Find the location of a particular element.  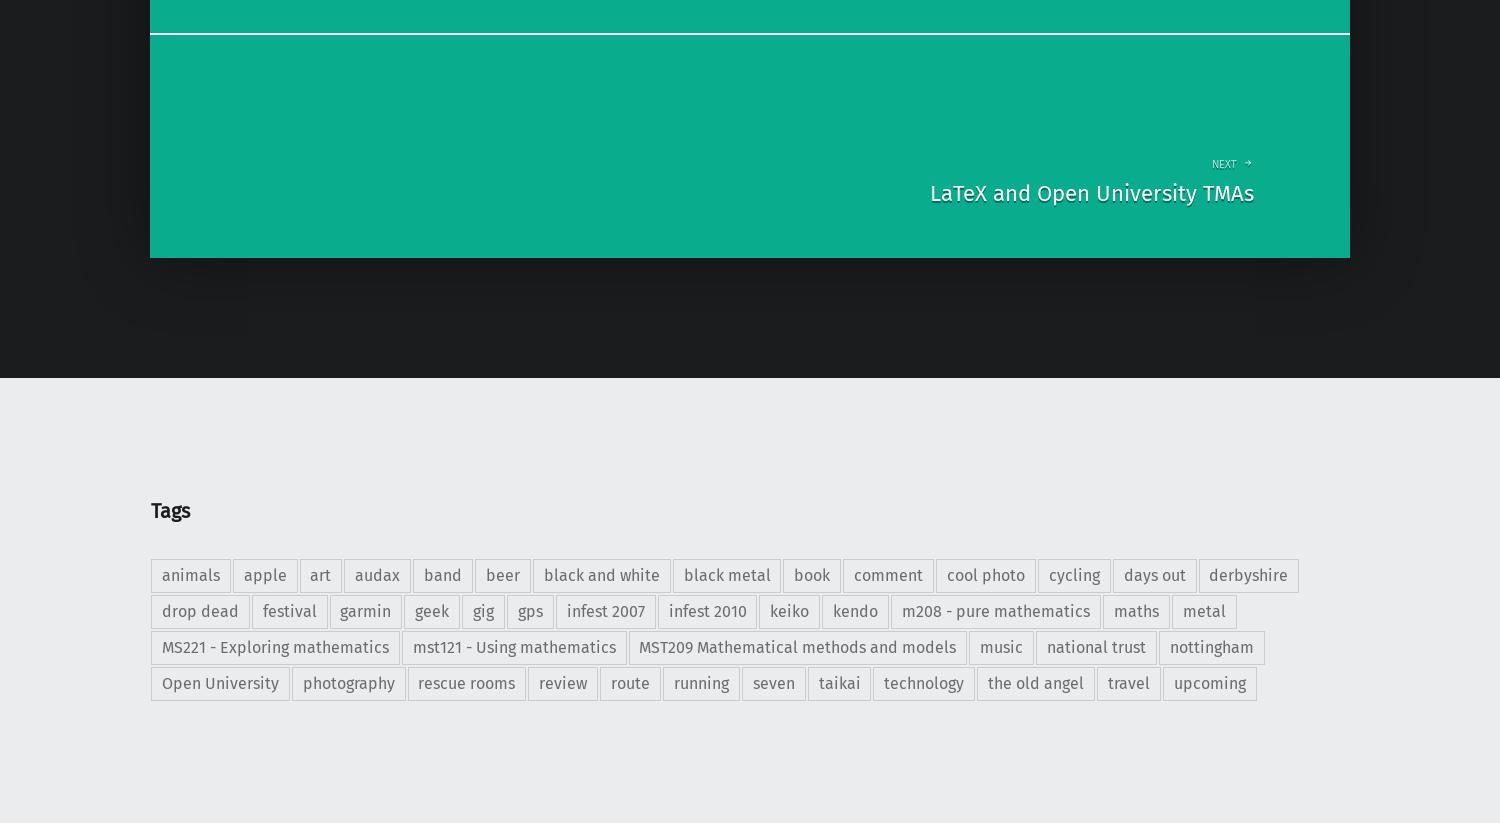

'kendo' is located at coordinates (854, 610).